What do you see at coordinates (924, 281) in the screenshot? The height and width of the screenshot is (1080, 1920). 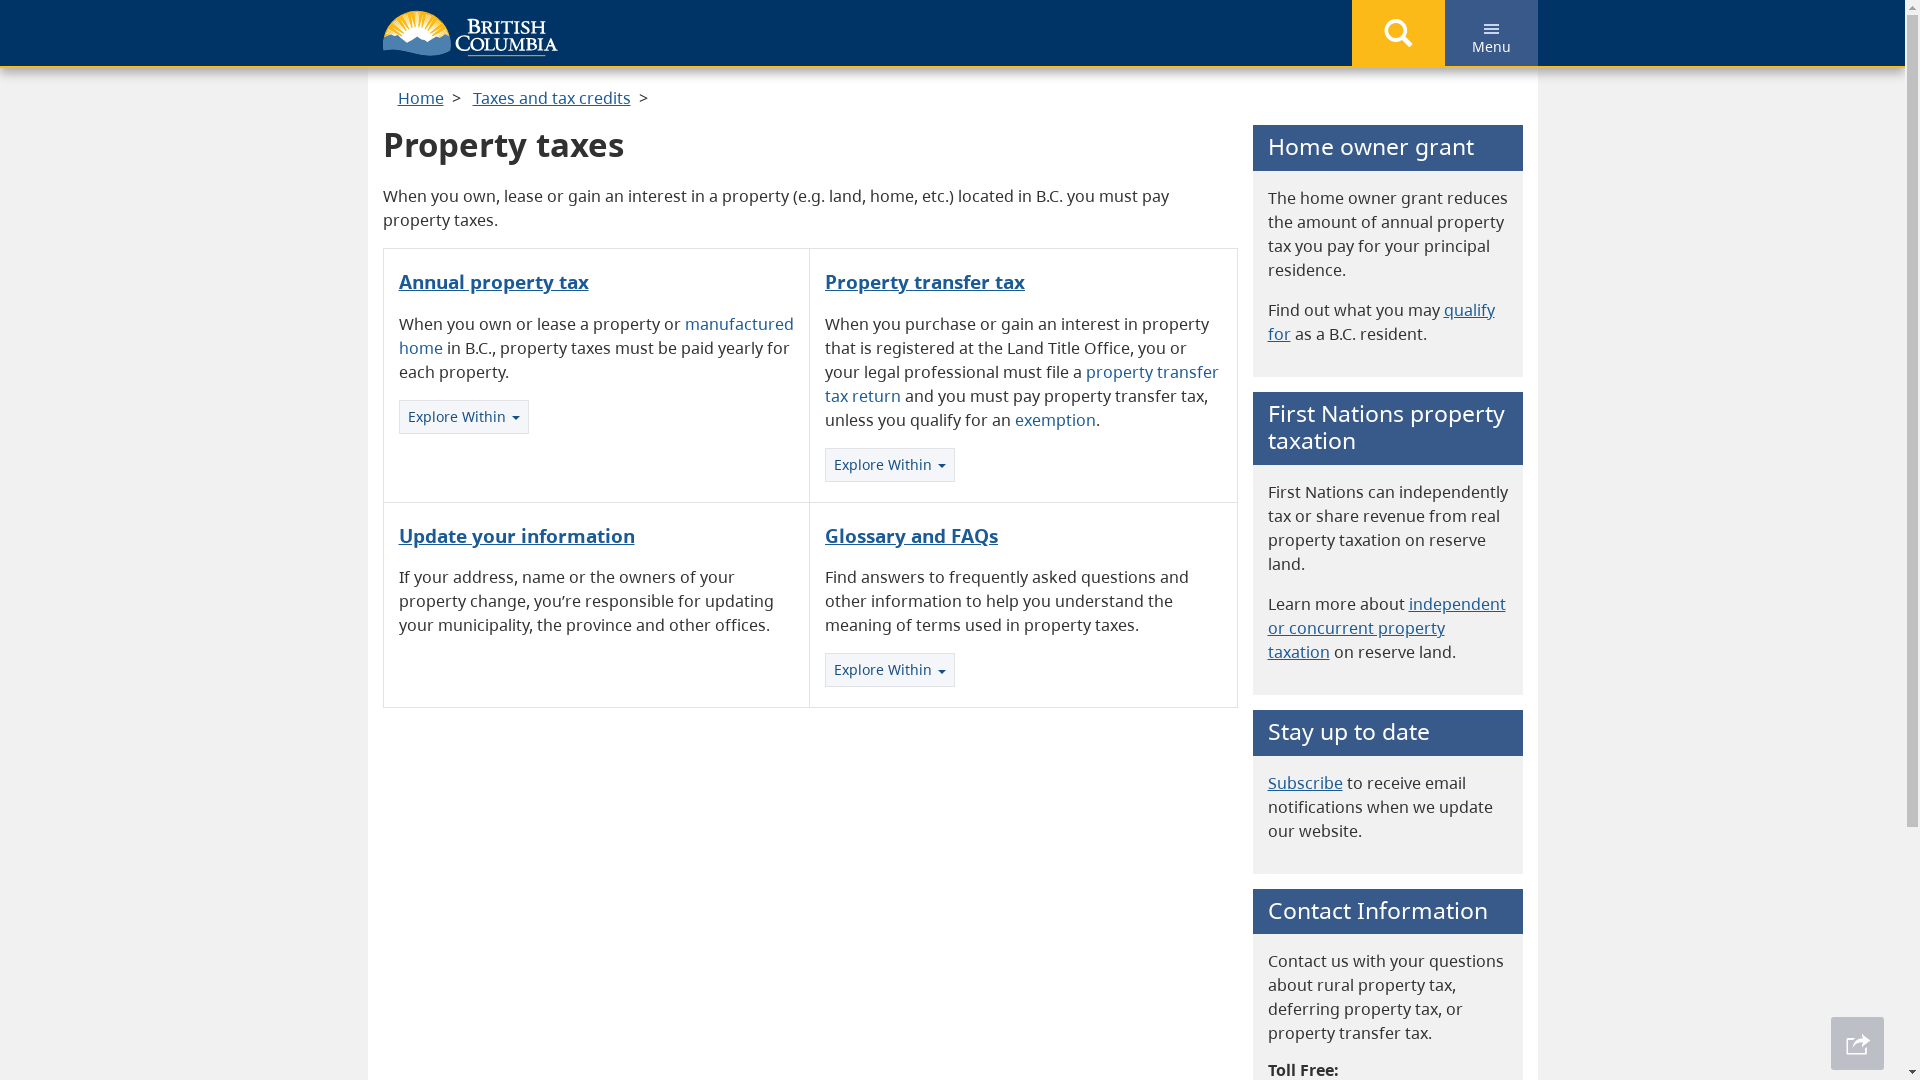 I see `'Property transfer tax'` at bounding box center [924, 281].